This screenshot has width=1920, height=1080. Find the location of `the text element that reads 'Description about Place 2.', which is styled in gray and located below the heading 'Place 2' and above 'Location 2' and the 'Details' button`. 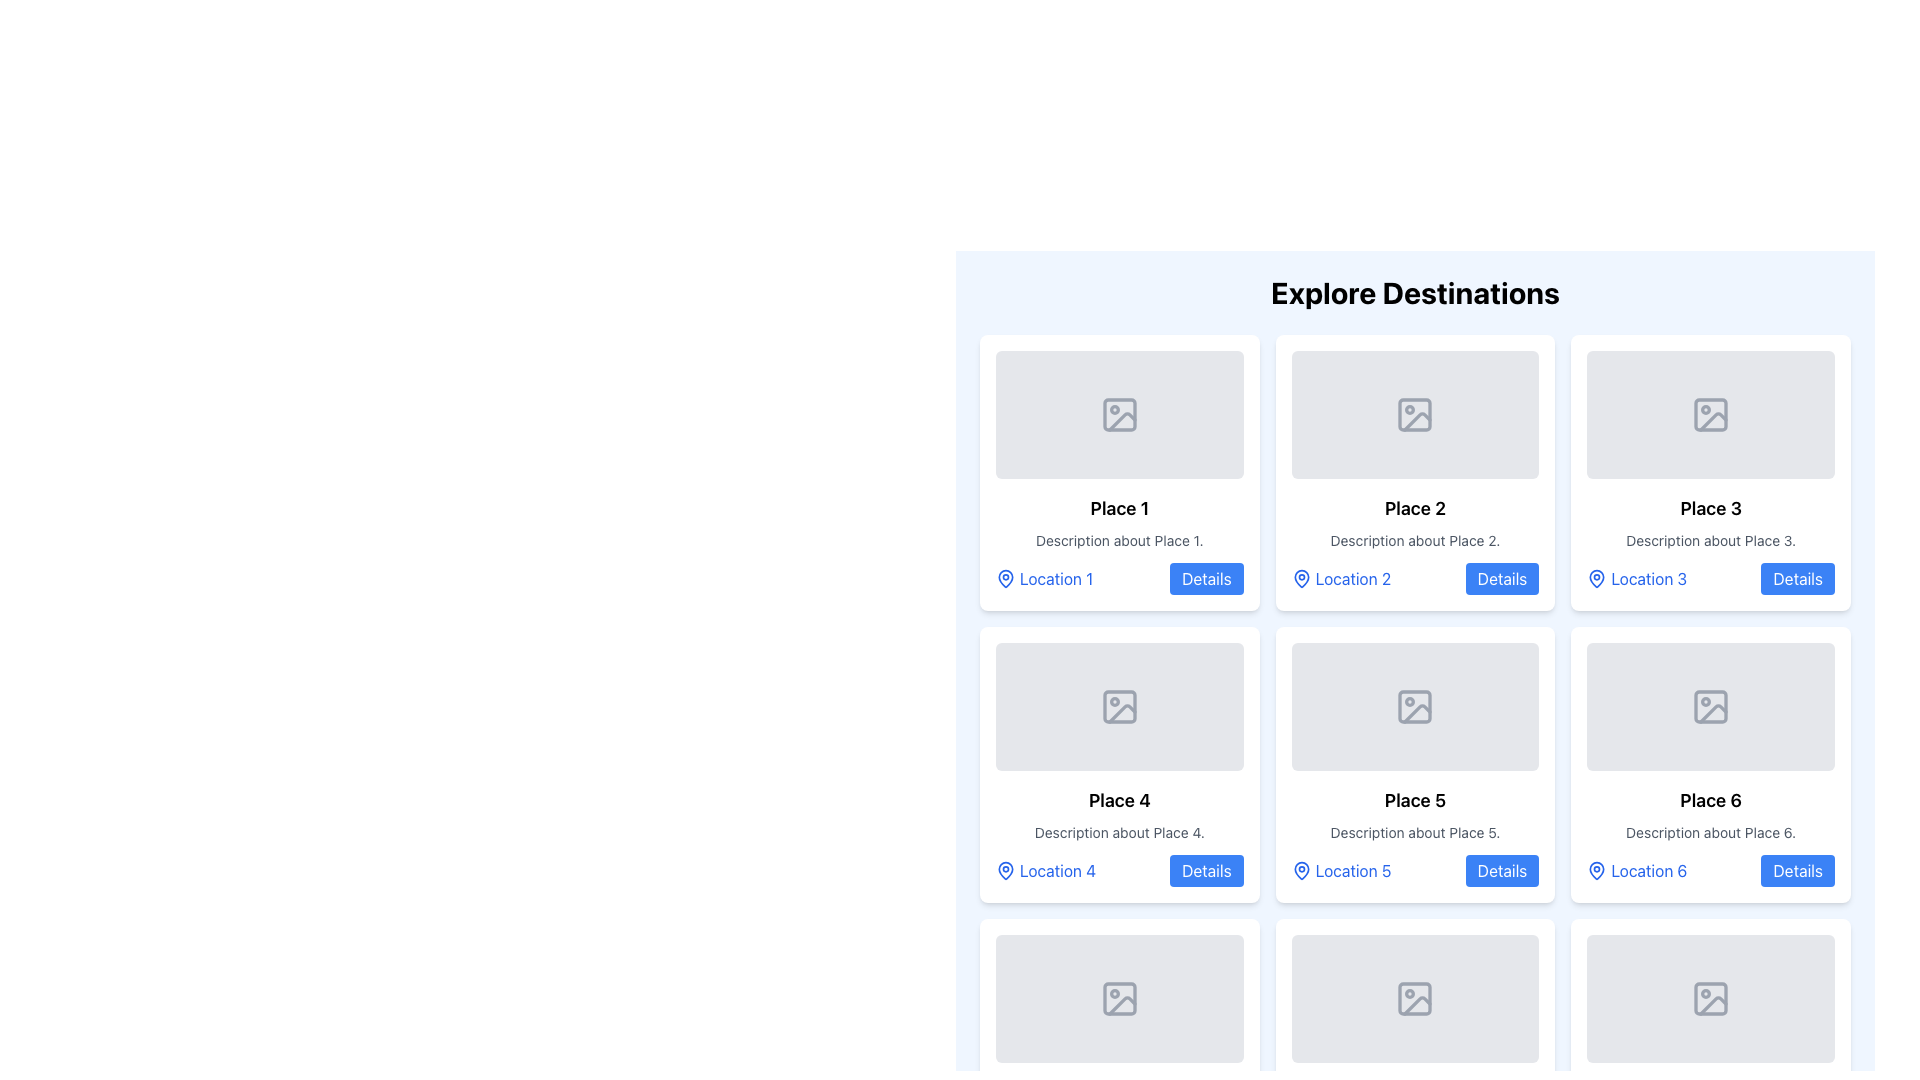

the text element that reads 'Description about Place 2.', which is styled in gray and located below the heading 'Place 2' and above 'Location 2' and the 'Details' button is located at coordinates (1414, 540).